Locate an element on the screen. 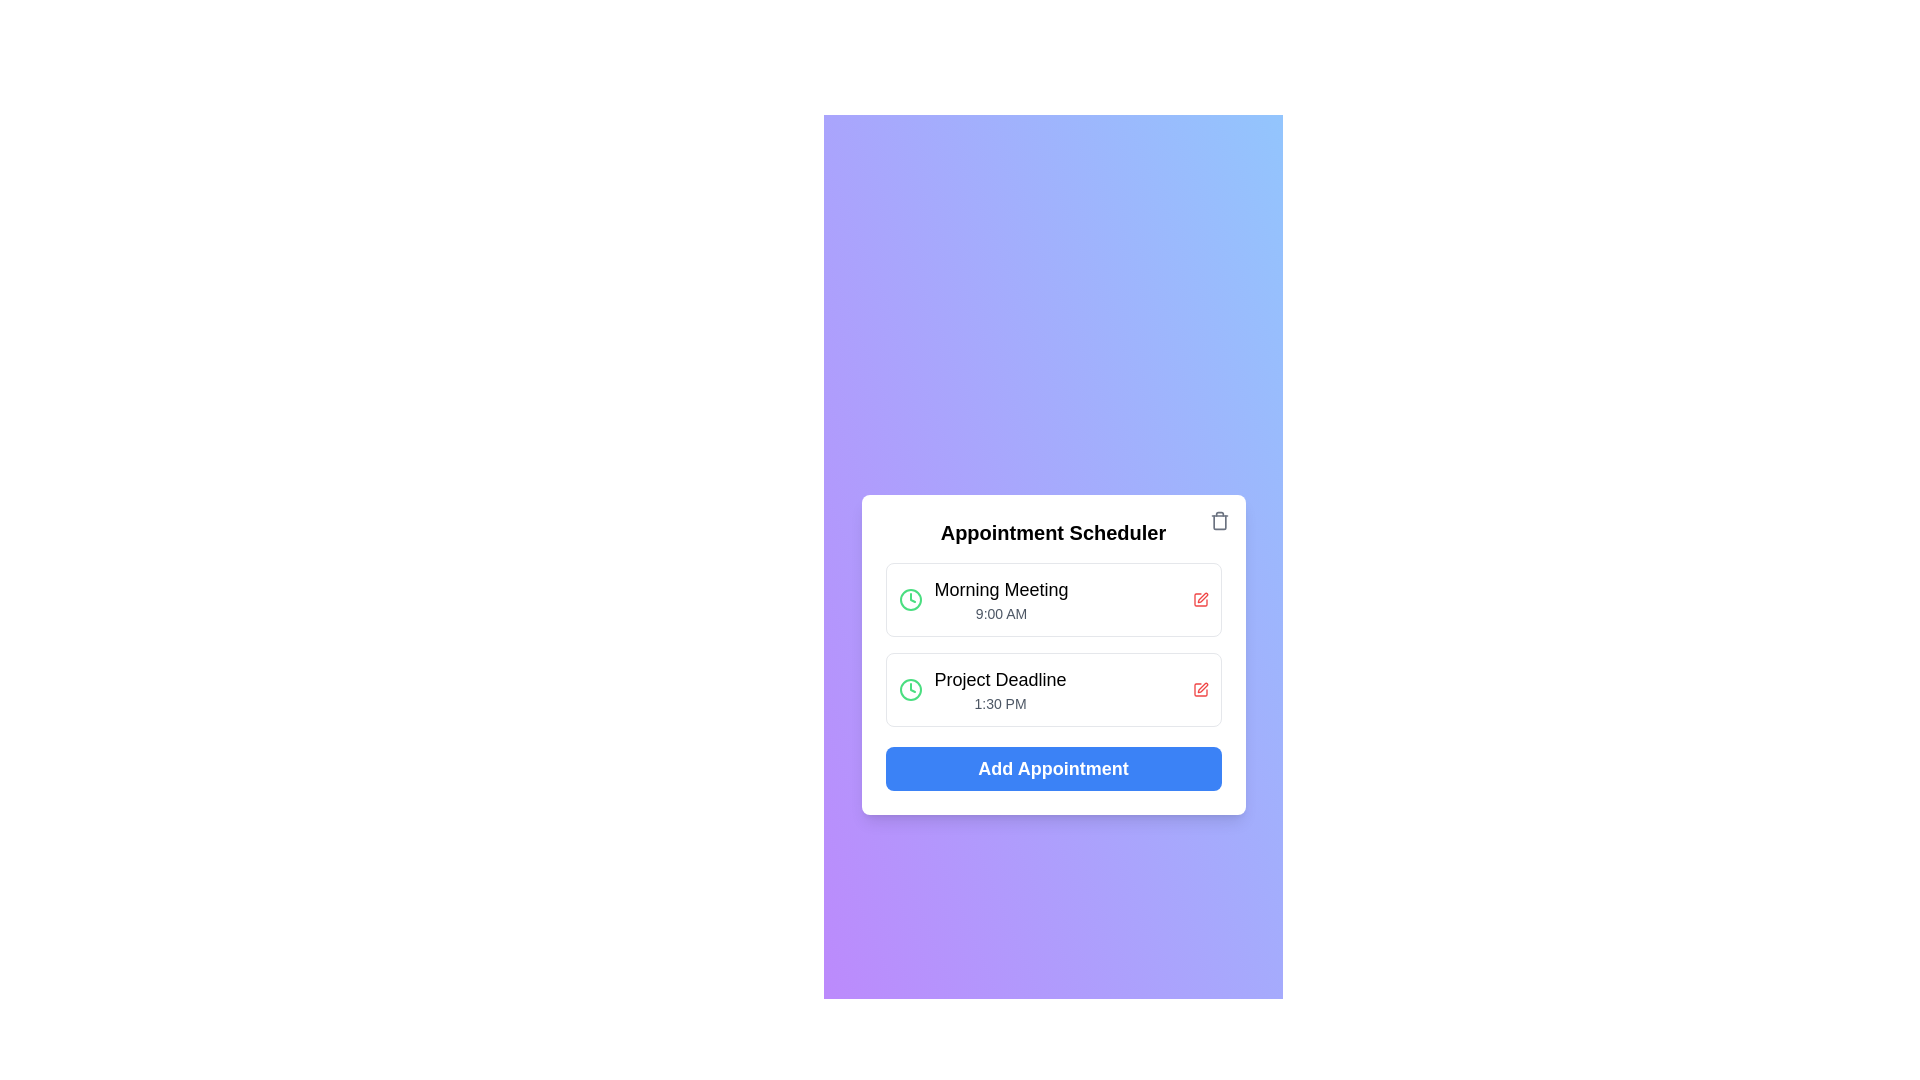 The width and height of the screenshot is (1920, 1080). time displayed in the small text label that shows '9:00 AM' below the 'Morning Meeting' heading in the first appointment card is located at coordinates (1001, 612).